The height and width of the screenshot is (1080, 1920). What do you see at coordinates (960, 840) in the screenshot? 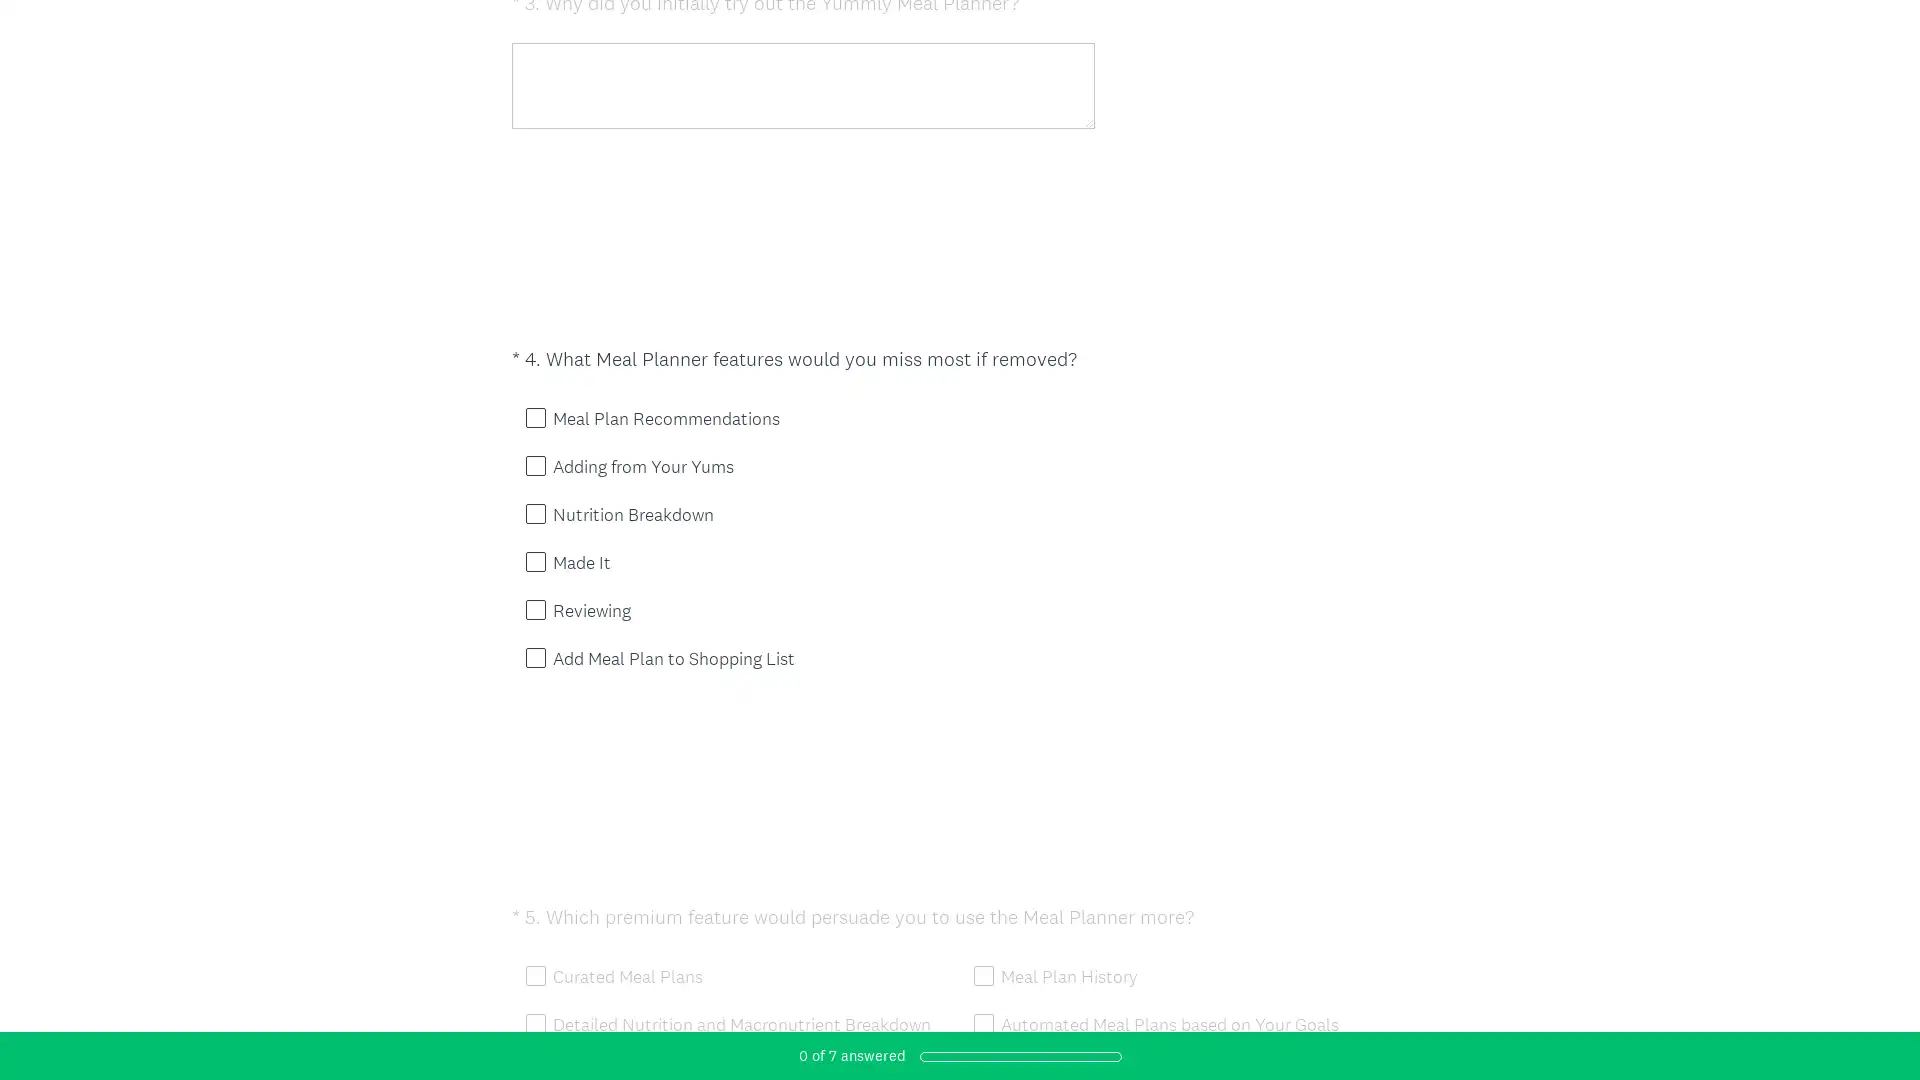
I see `DONE` at bounding box center [960, 840].